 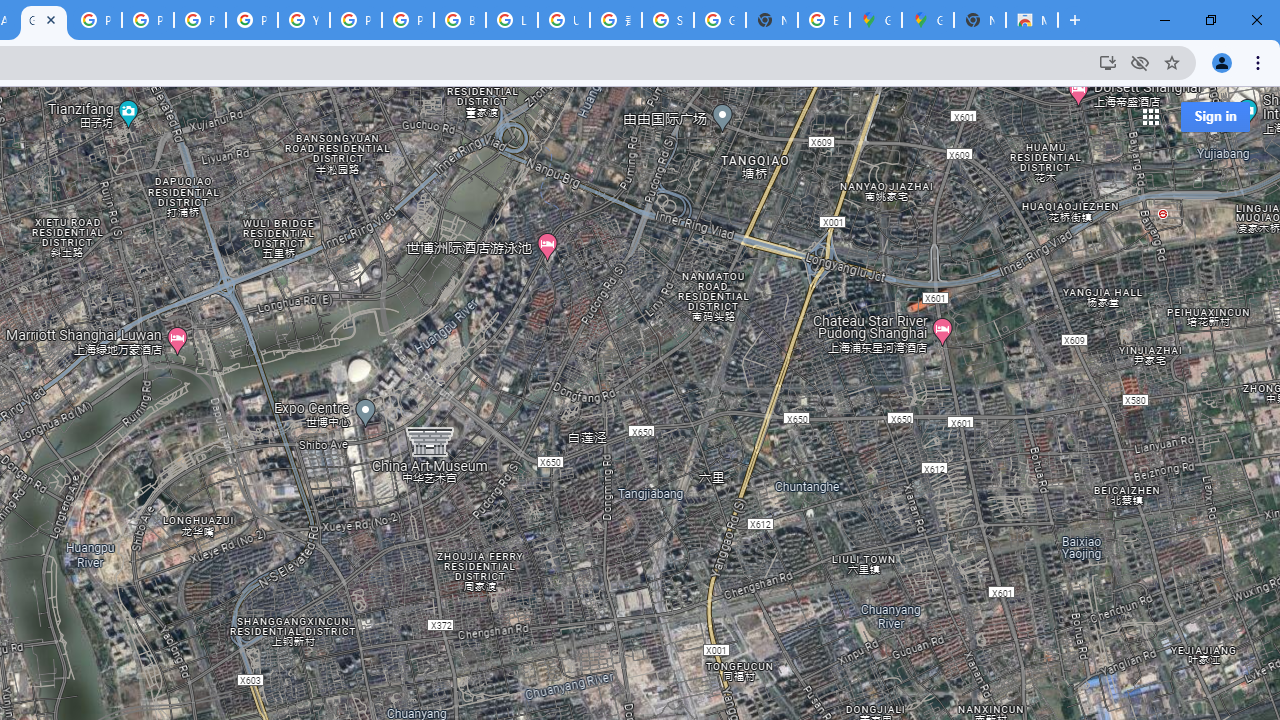 What do you see at coordinates (303, 20) in the screenshot?
I see `'YouTube'` at bounding box center [303, 20].